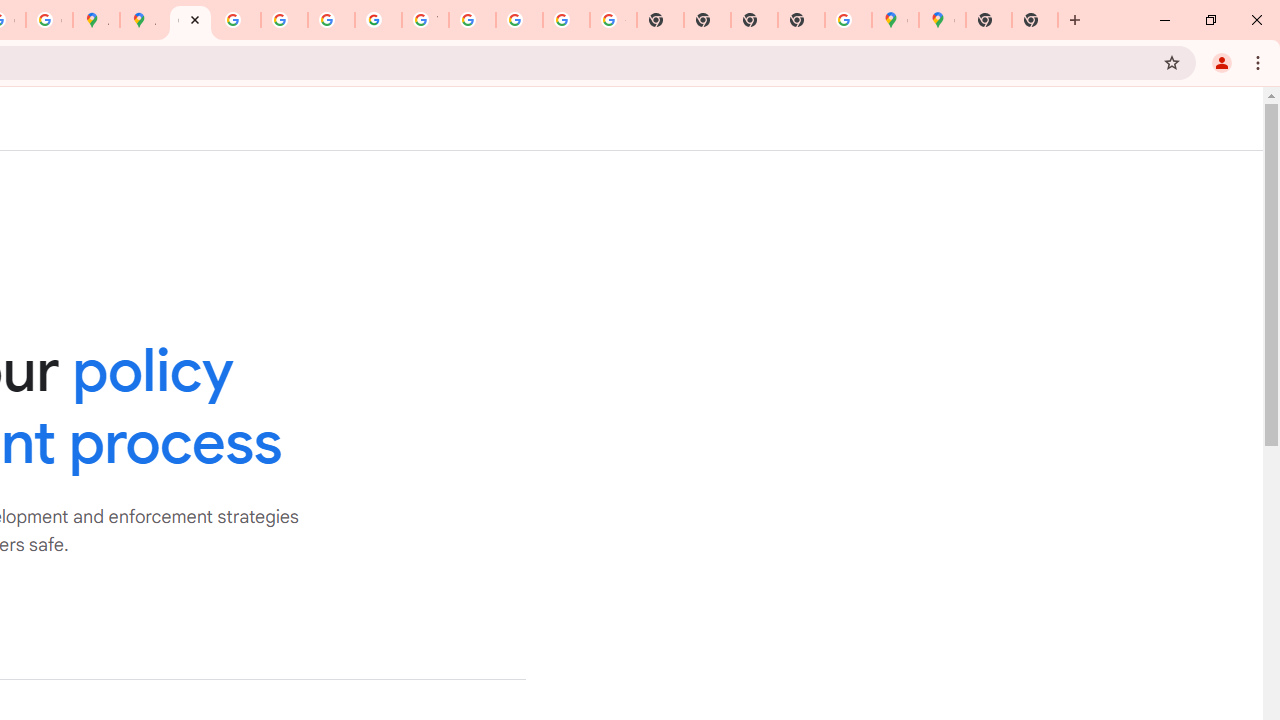 The width and height of the screenshot is (1280, 720). I want to click on 'New Tab', so click(1035, 20).